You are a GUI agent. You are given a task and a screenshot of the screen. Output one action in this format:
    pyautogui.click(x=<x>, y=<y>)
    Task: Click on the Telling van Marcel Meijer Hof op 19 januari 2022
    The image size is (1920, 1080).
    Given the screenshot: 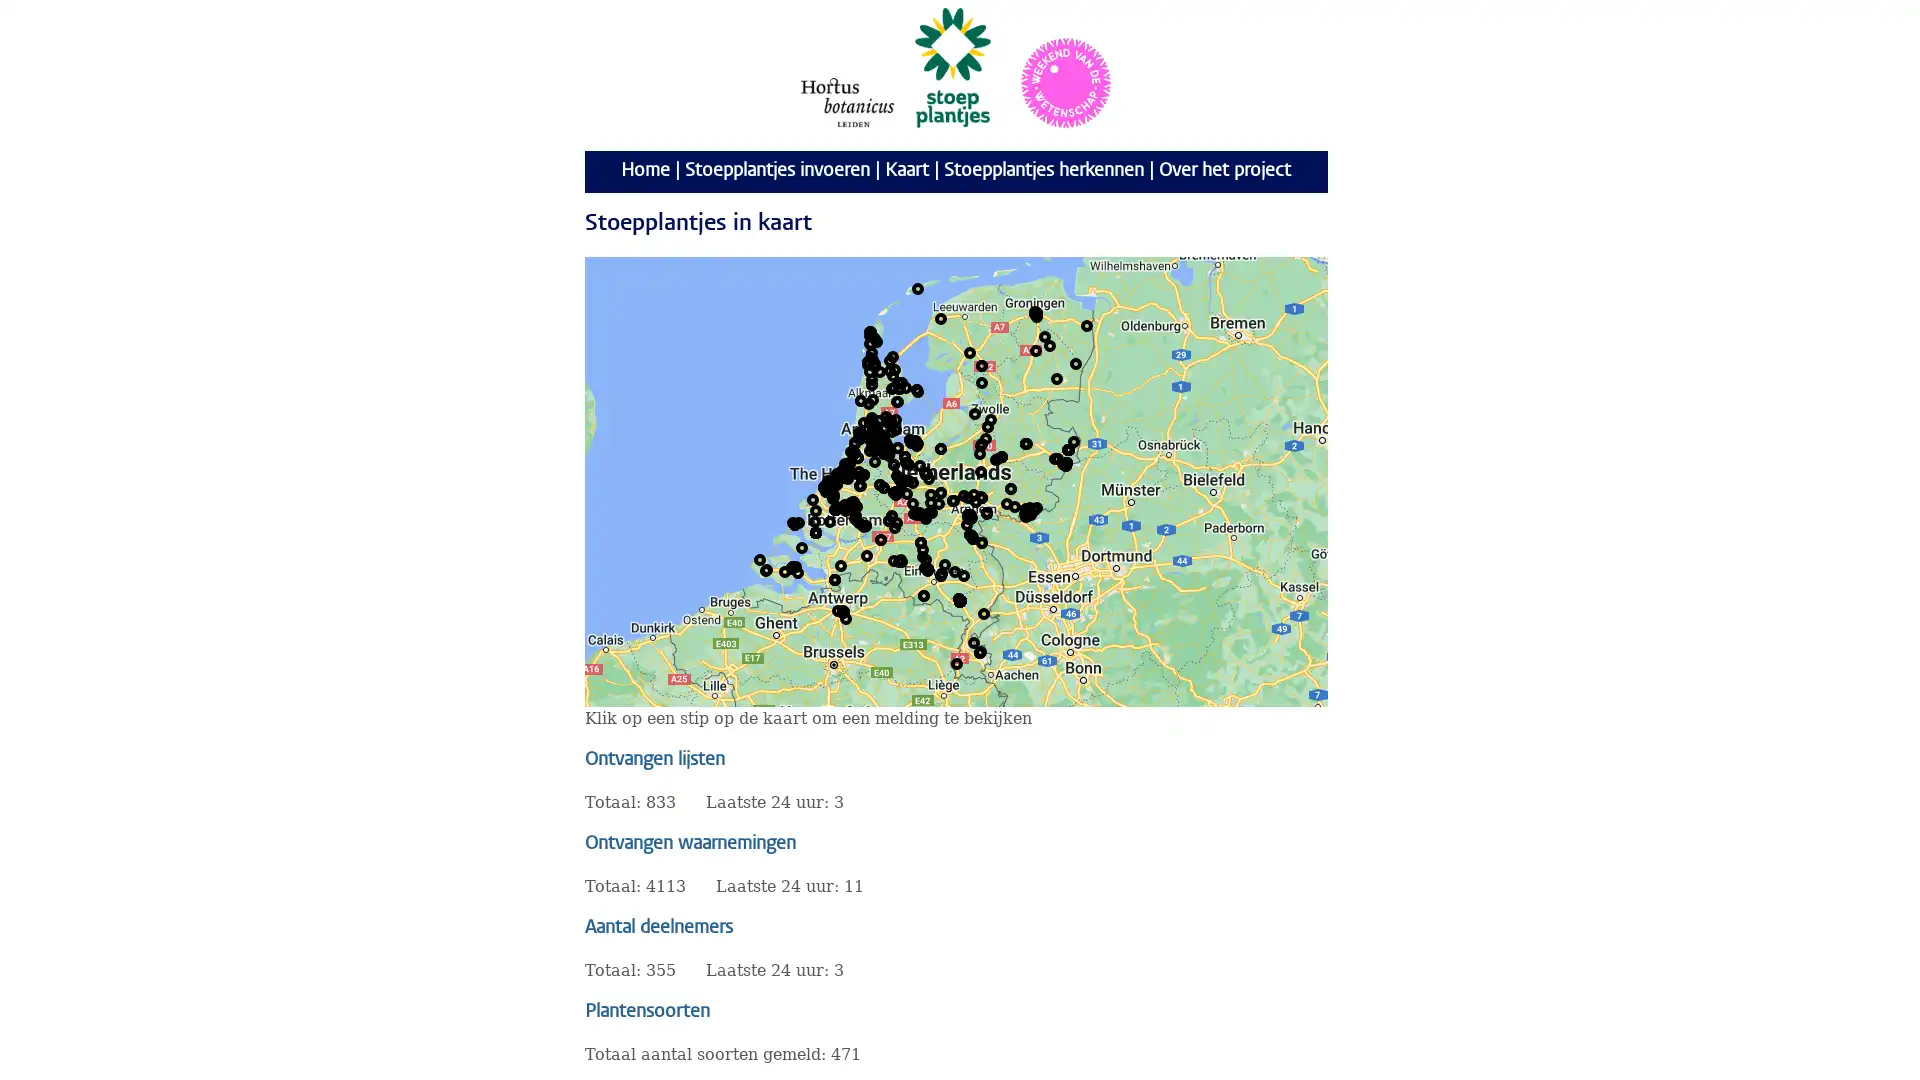 What is the action you would take?
    pyautogui.click(x=1064, y=463)
    